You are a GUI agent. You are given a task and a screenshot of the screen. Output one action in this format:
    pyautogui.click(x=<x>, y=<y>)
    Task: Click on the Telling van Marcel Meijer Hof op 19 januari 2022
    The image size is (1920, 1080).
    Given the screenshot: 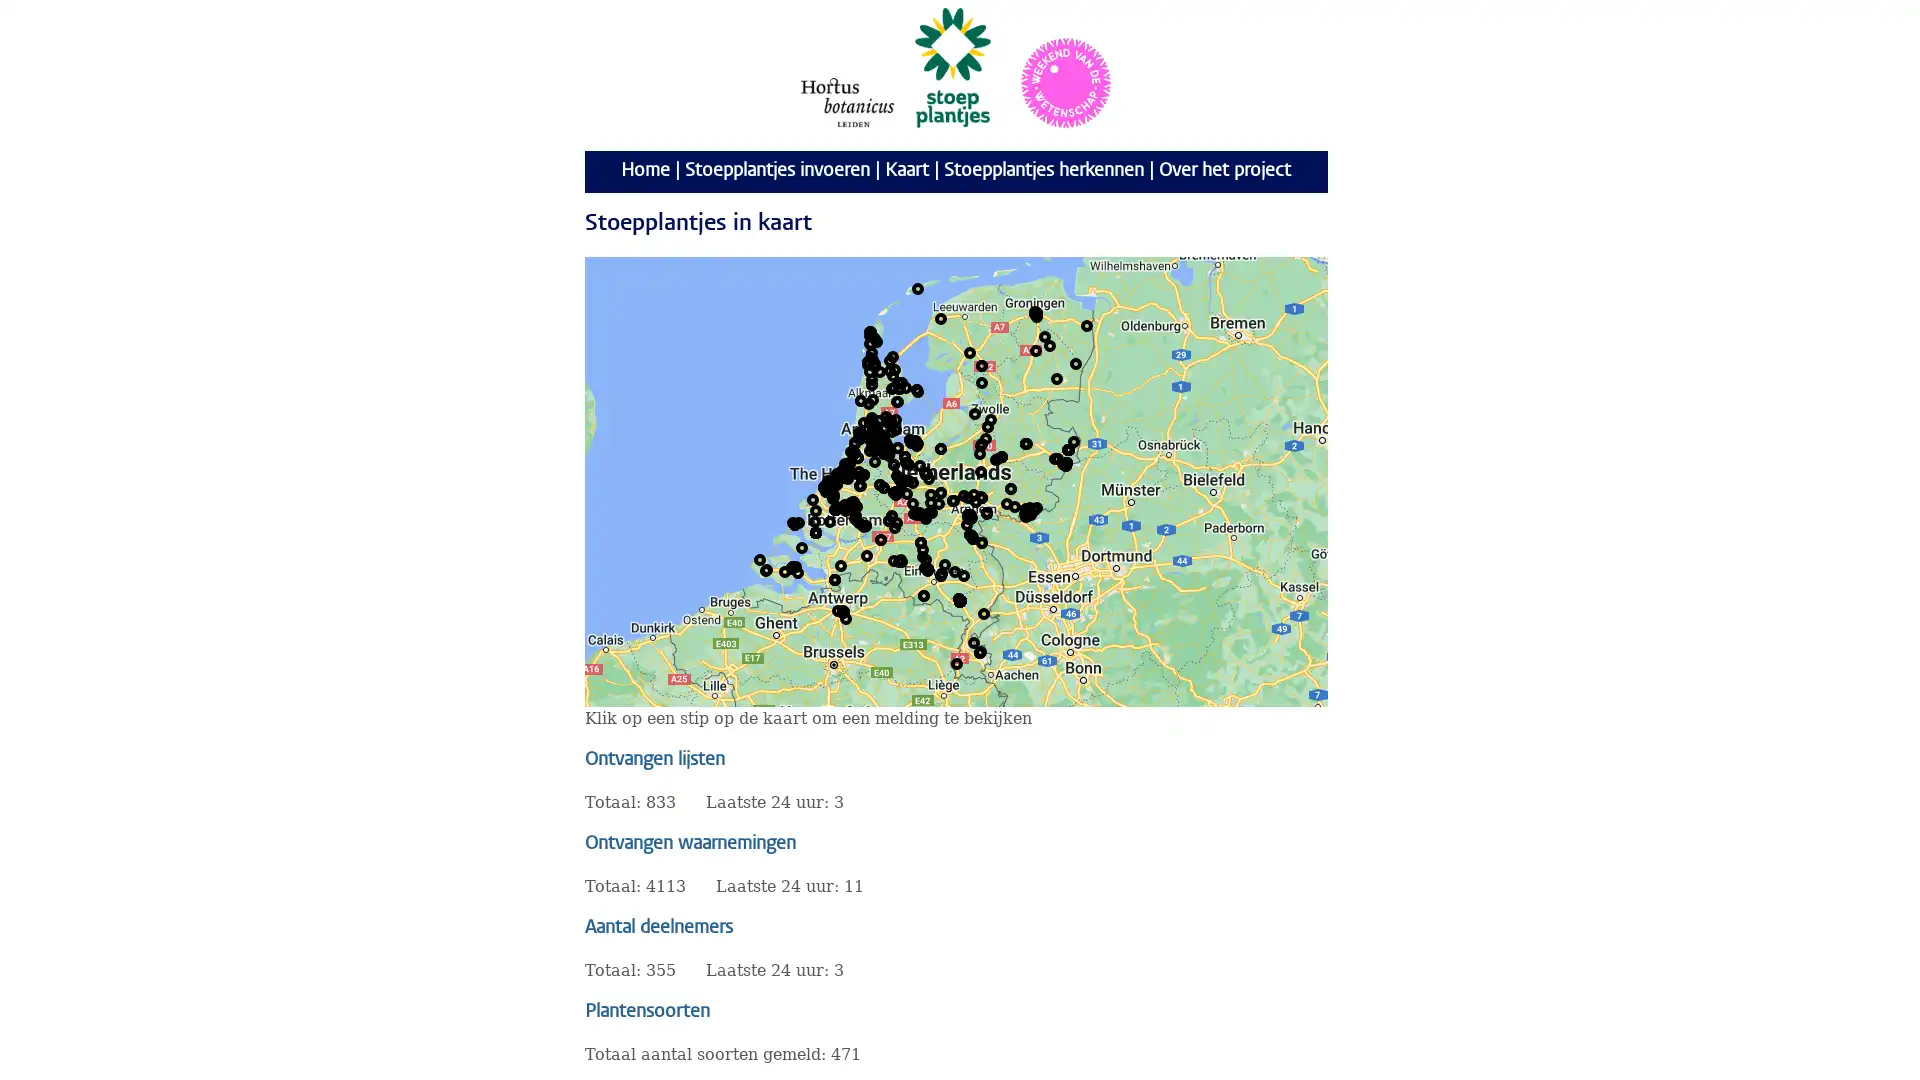 What is the action you would take?
    pyautogui.click(x=1064, y=463)
    